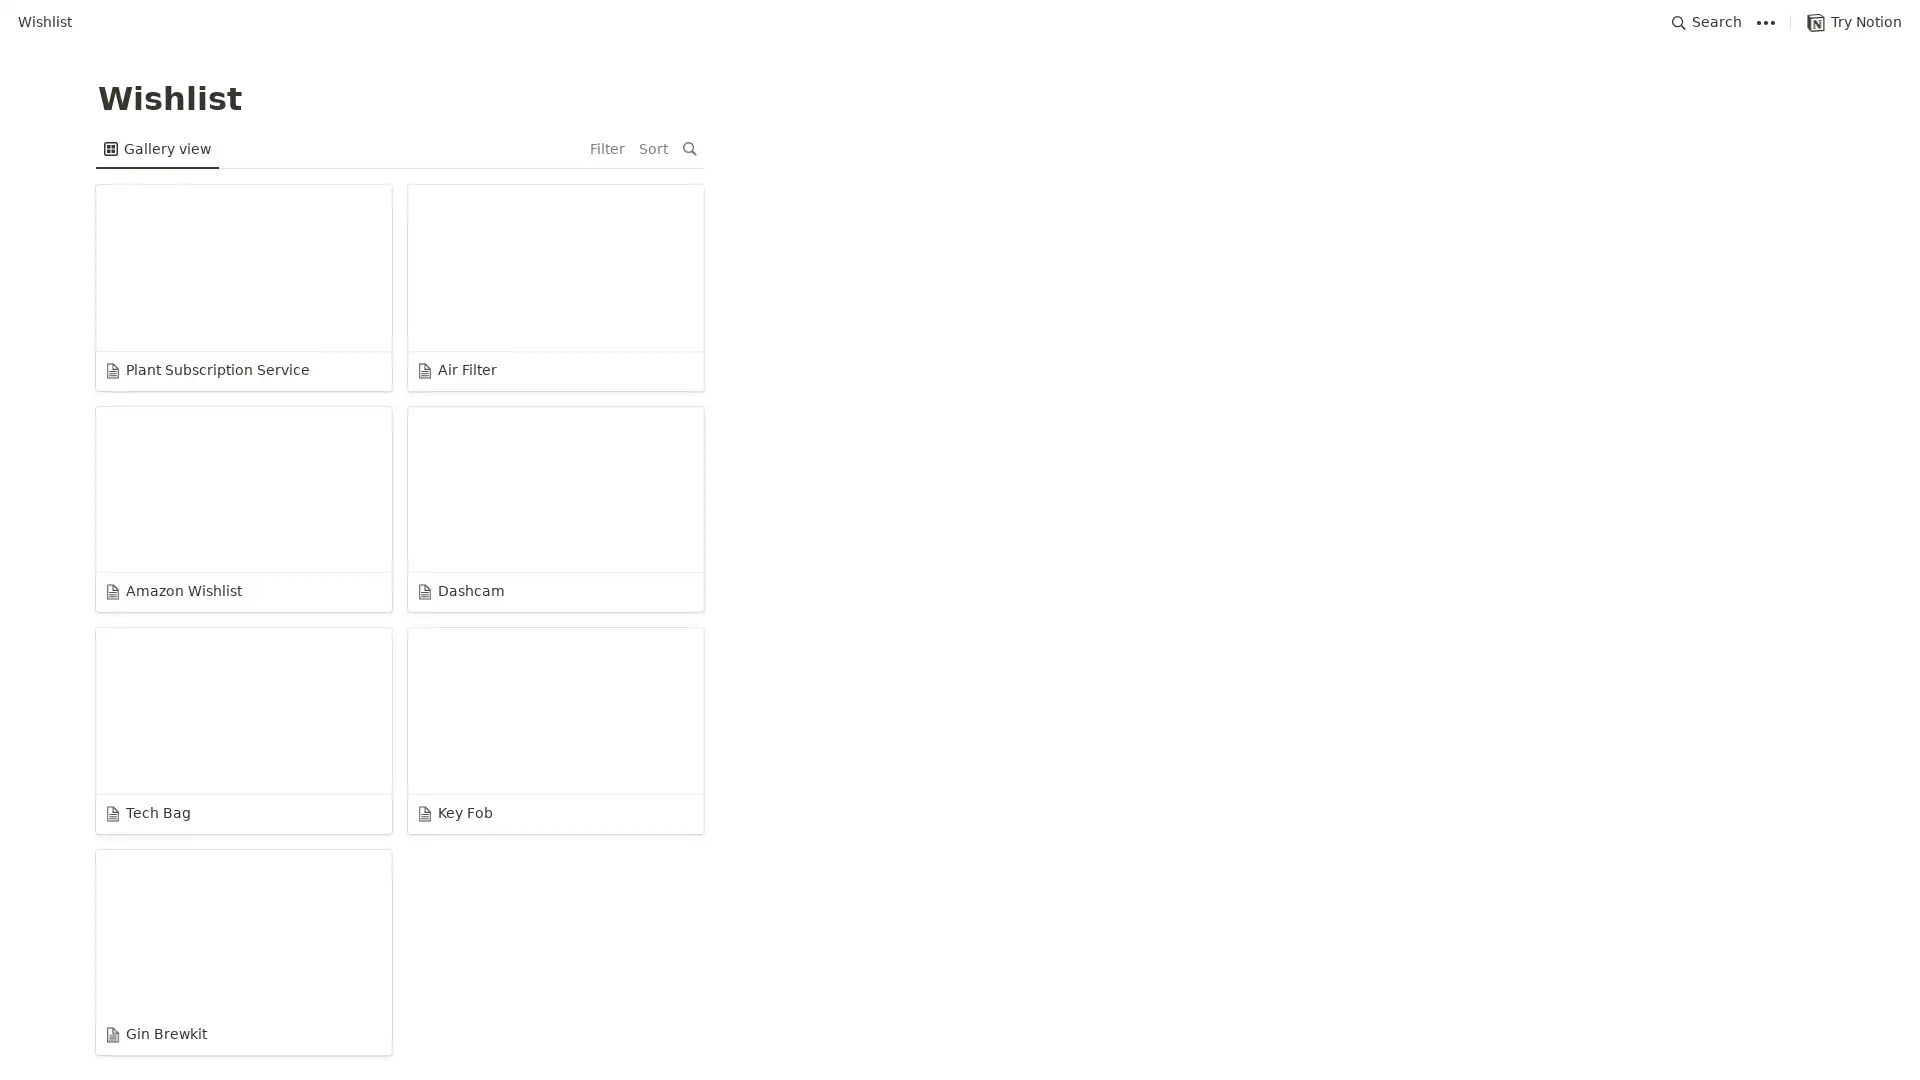 The height and width of the screenshot is (1080, 1920). I want to click on Wishlist, so click(44, 22).